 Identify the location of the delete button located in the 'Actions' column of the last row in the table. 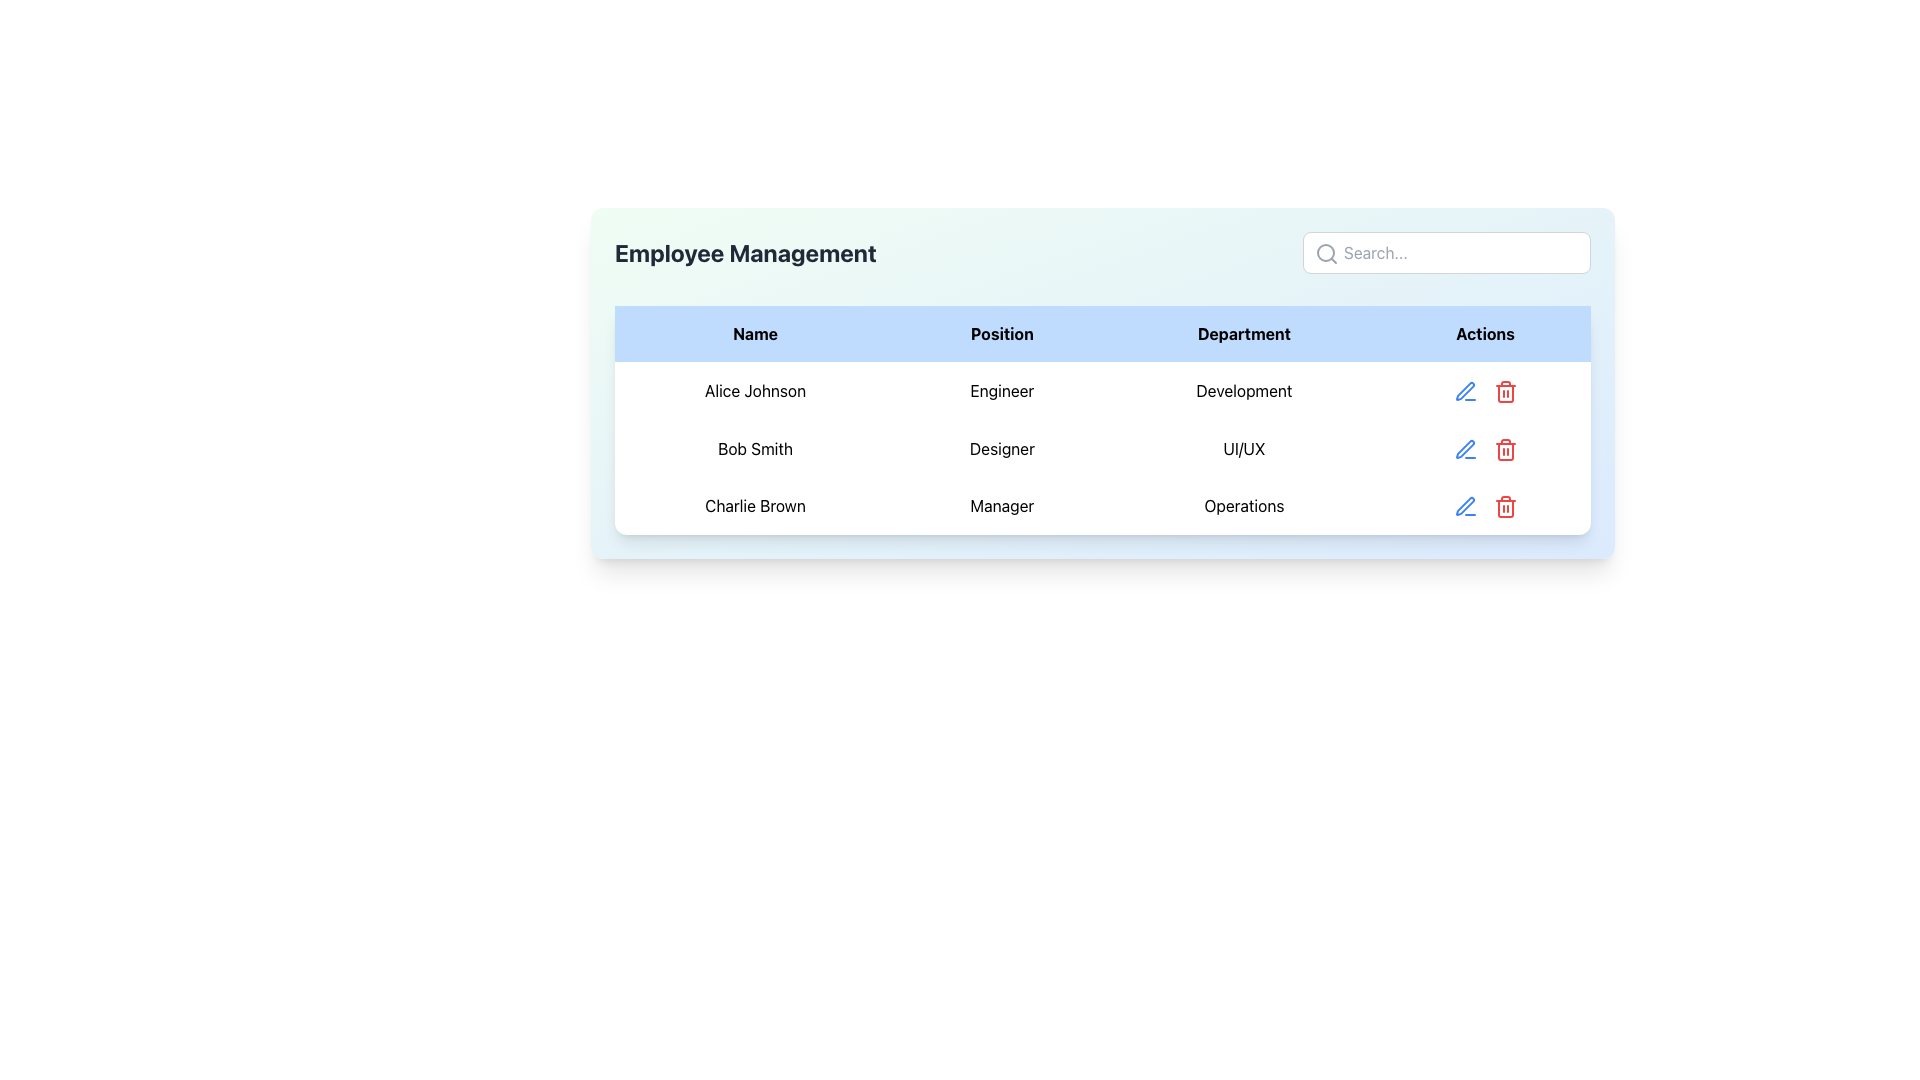
(1505, 505).